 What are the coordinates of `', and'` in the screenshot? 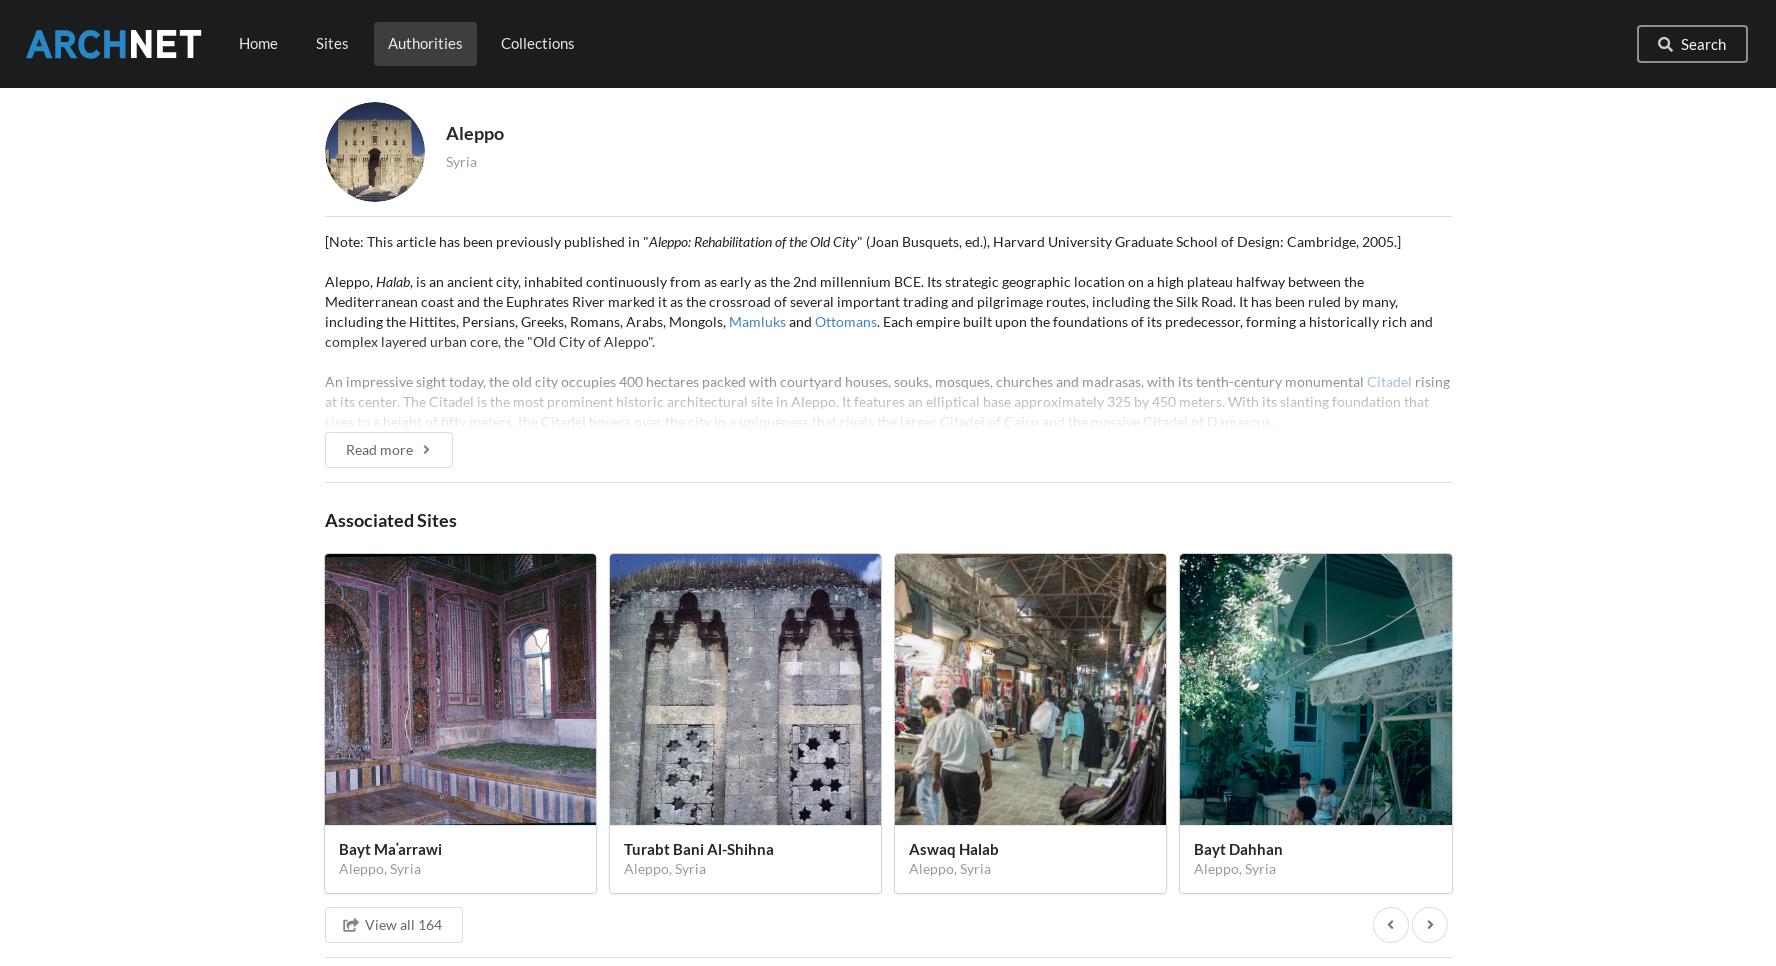 It's located at (576, 919).